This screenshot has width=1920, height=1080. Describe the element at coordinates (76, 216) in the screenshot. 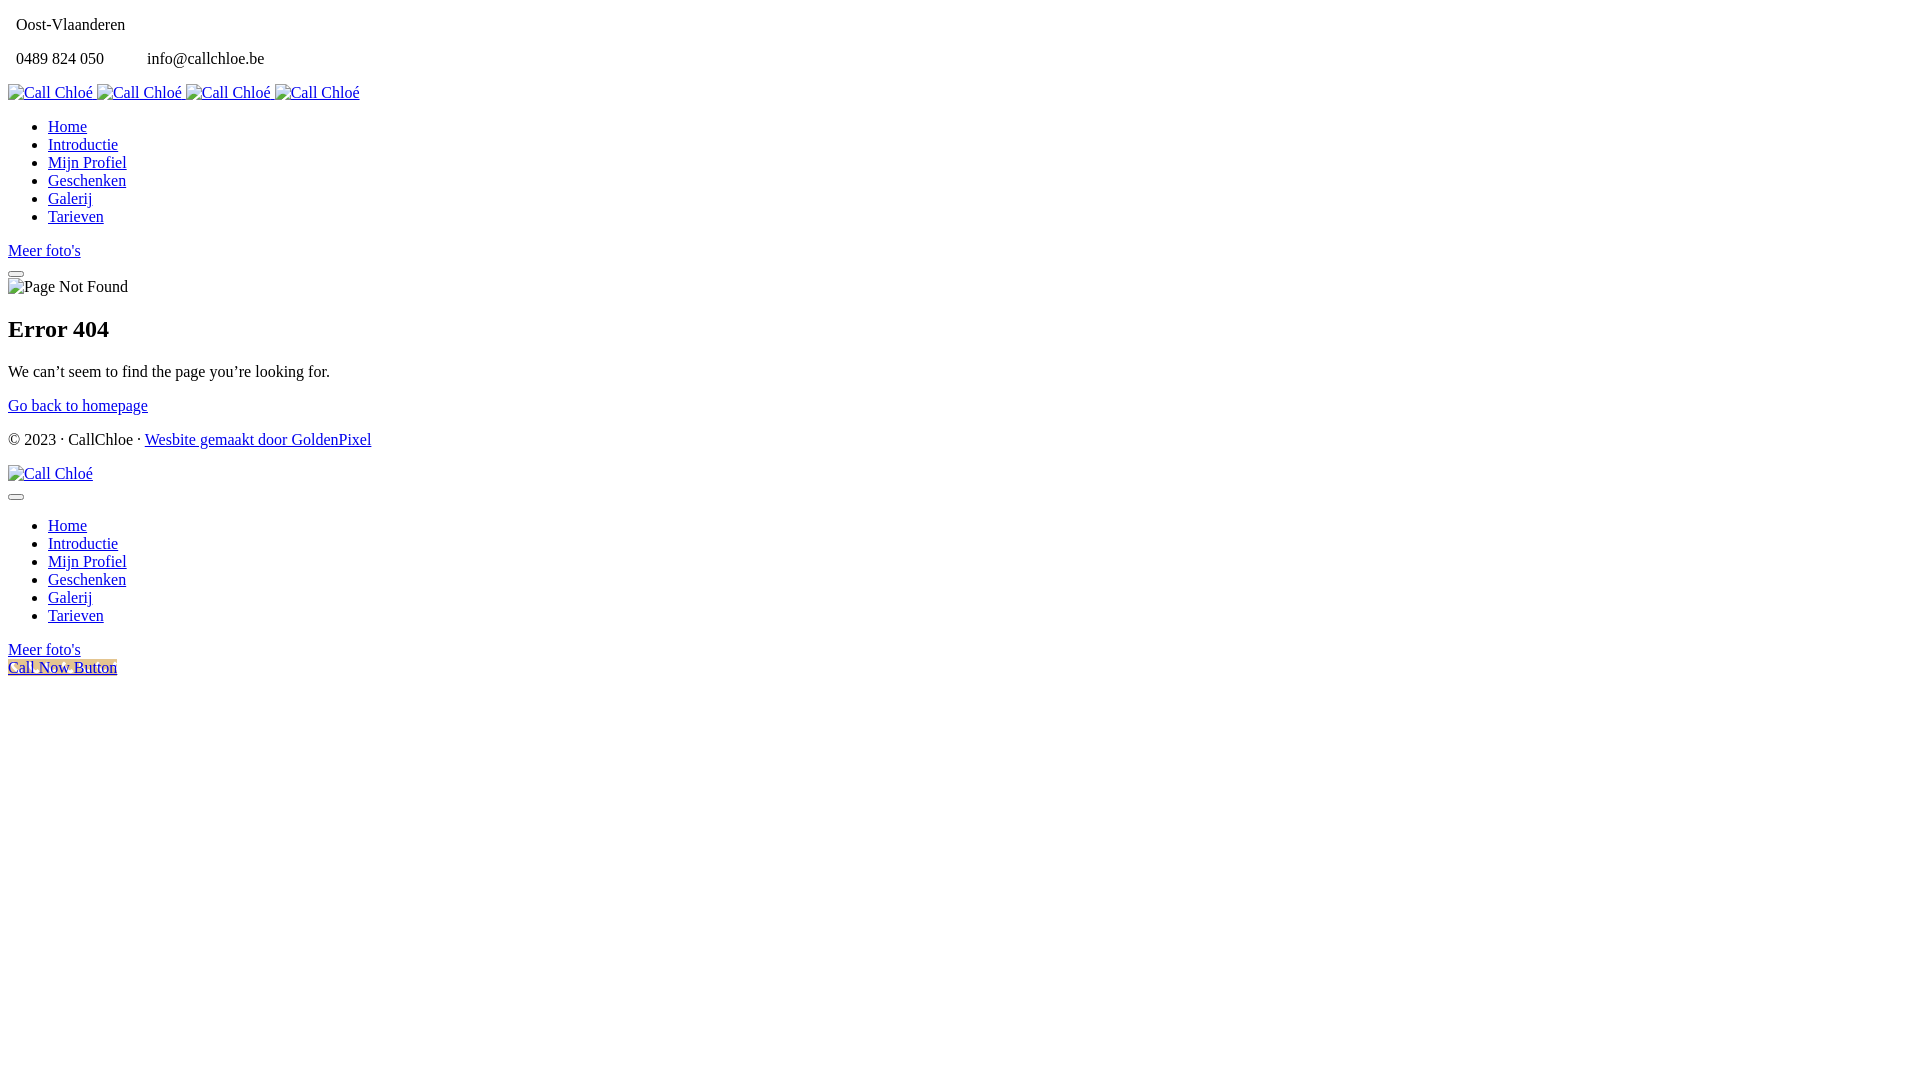

I see `'Tarieven'` at that location.